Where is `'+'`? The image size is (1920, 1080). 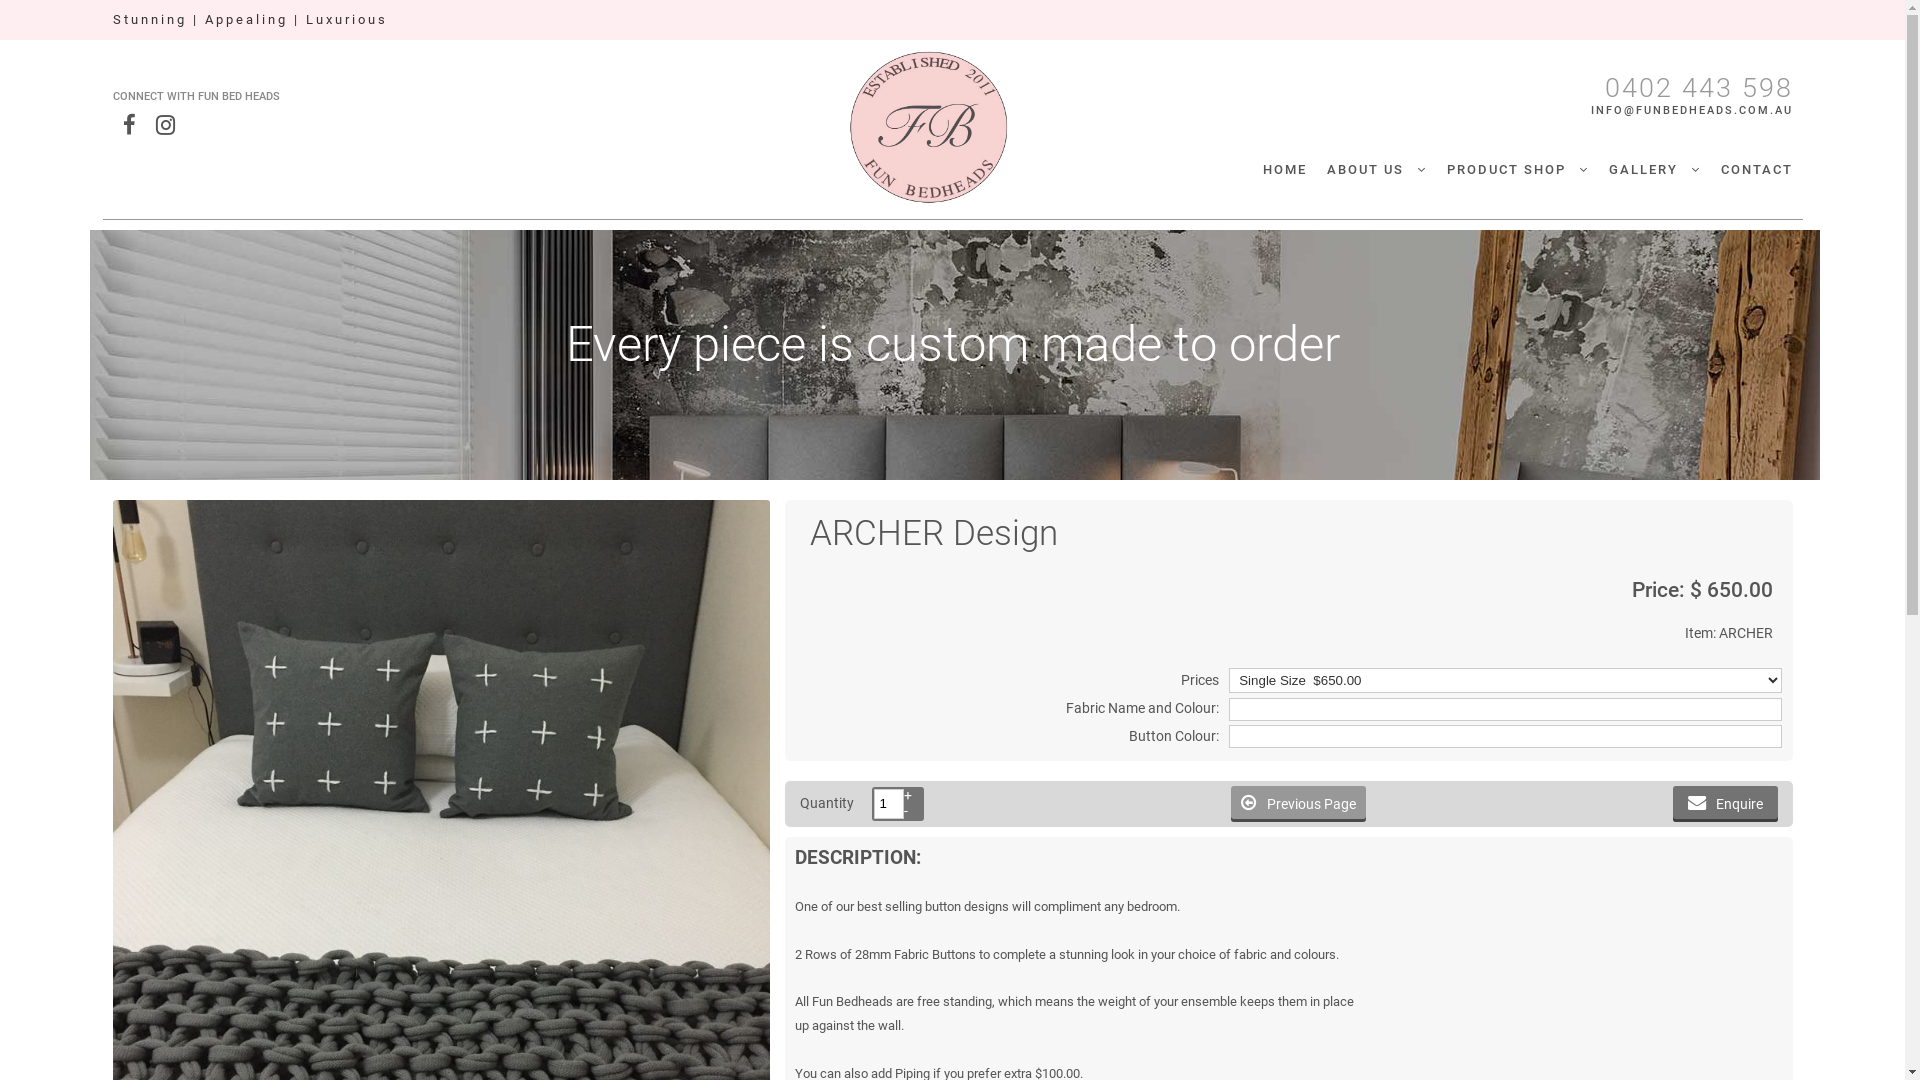
'+' is located at coordinates (902, 794).